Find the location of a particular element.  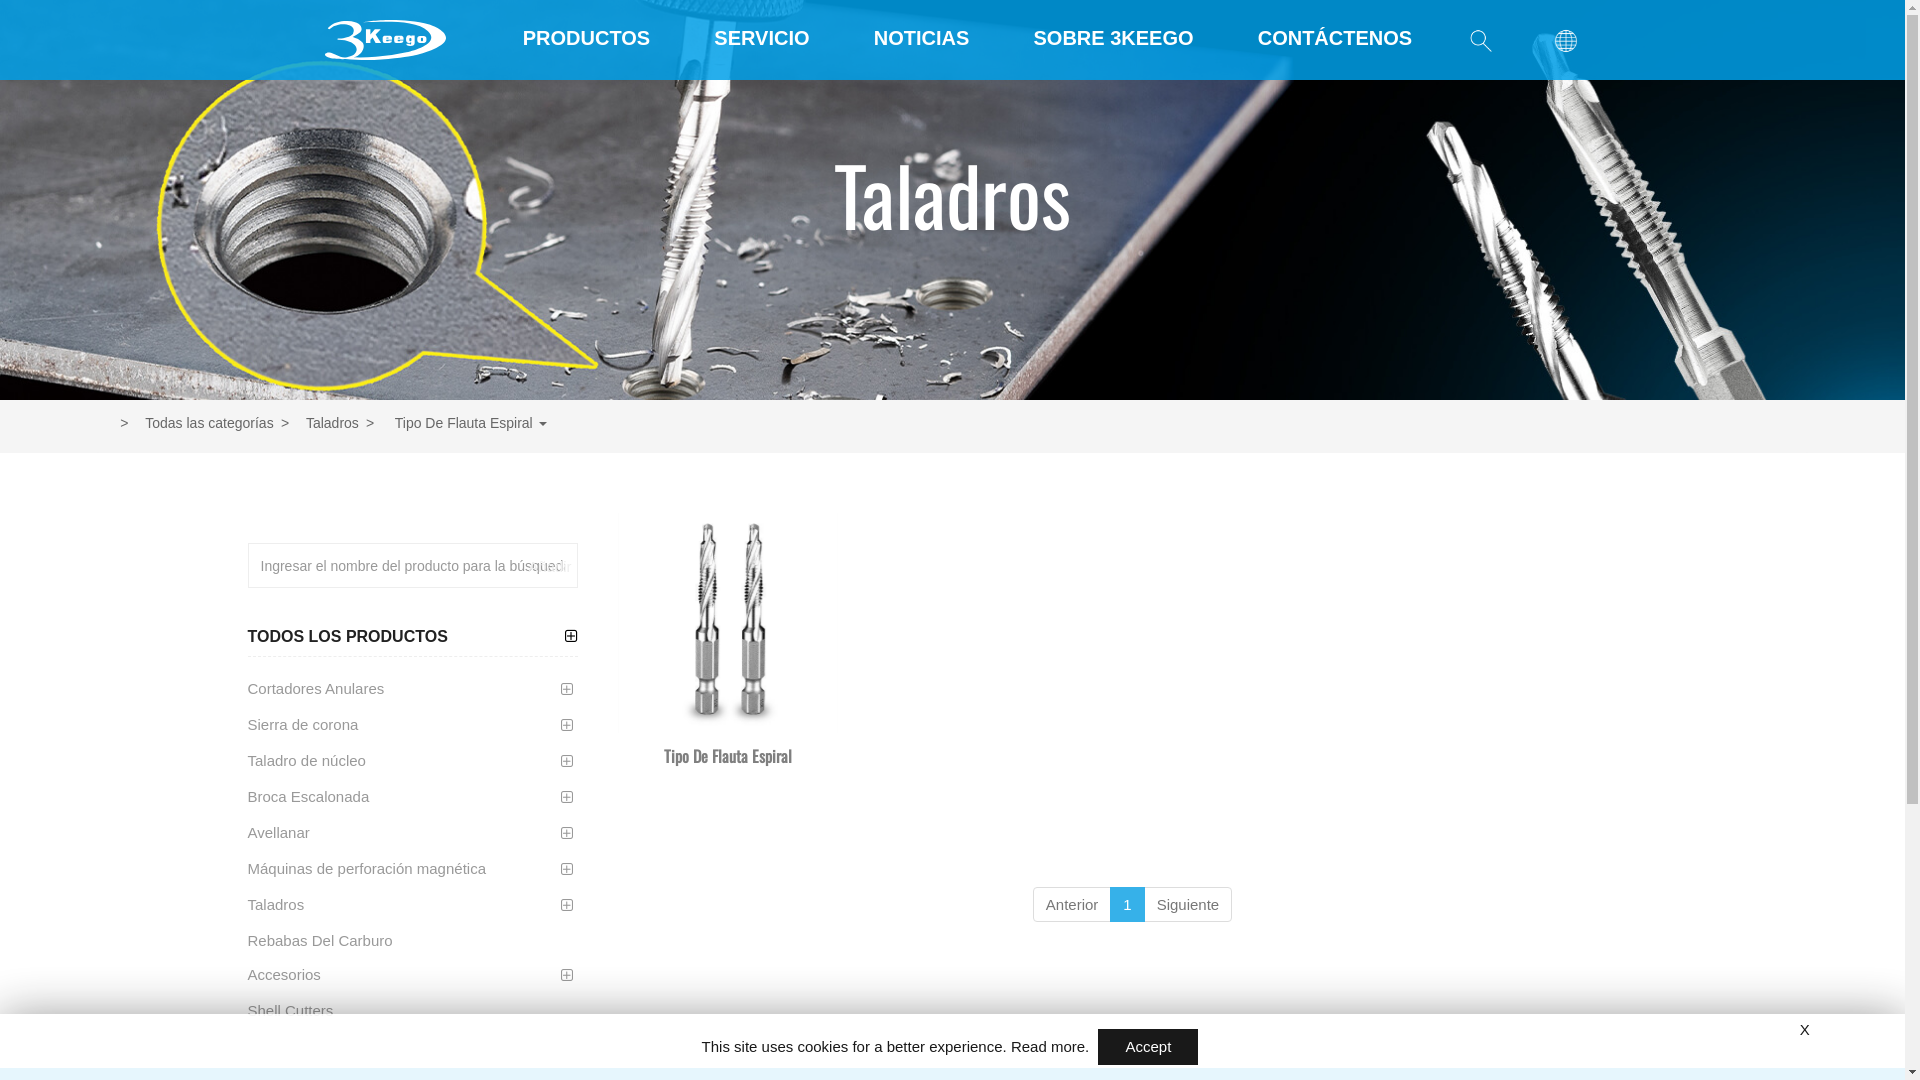

'Sierra de corona' is located at coordinates (302, 725).